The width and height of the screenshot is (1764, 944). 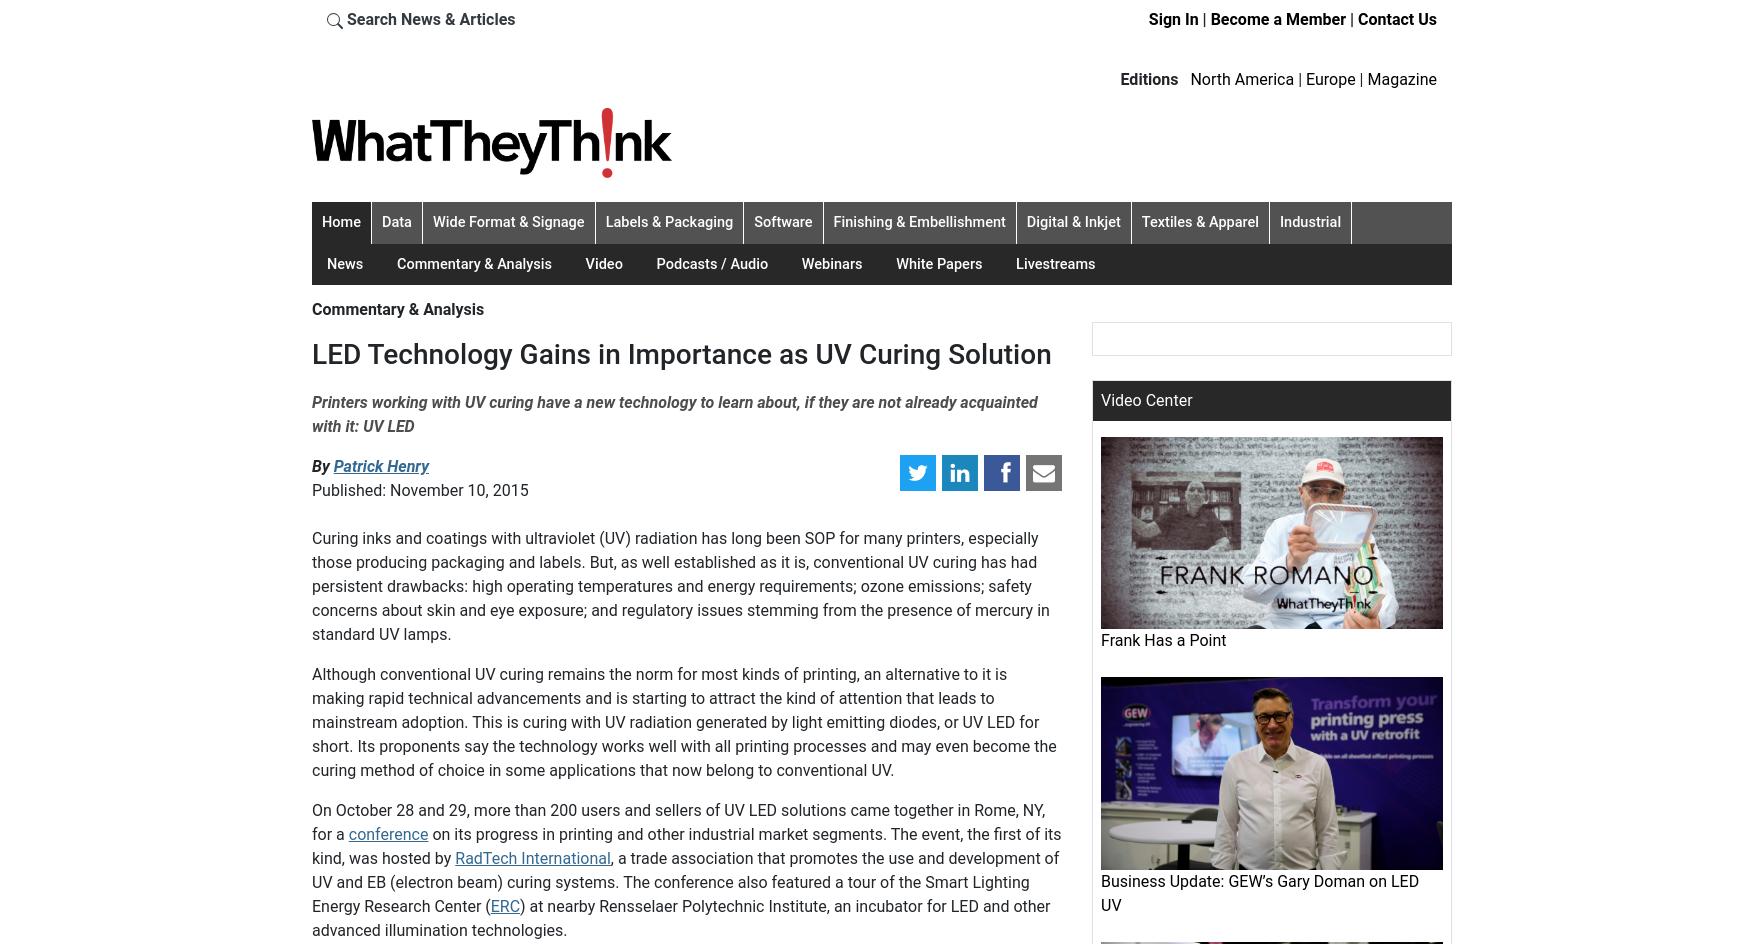 What do you see at coordinates (345, 263) in the screenshot?
I see `'News'` at bounding box center [345, 263].